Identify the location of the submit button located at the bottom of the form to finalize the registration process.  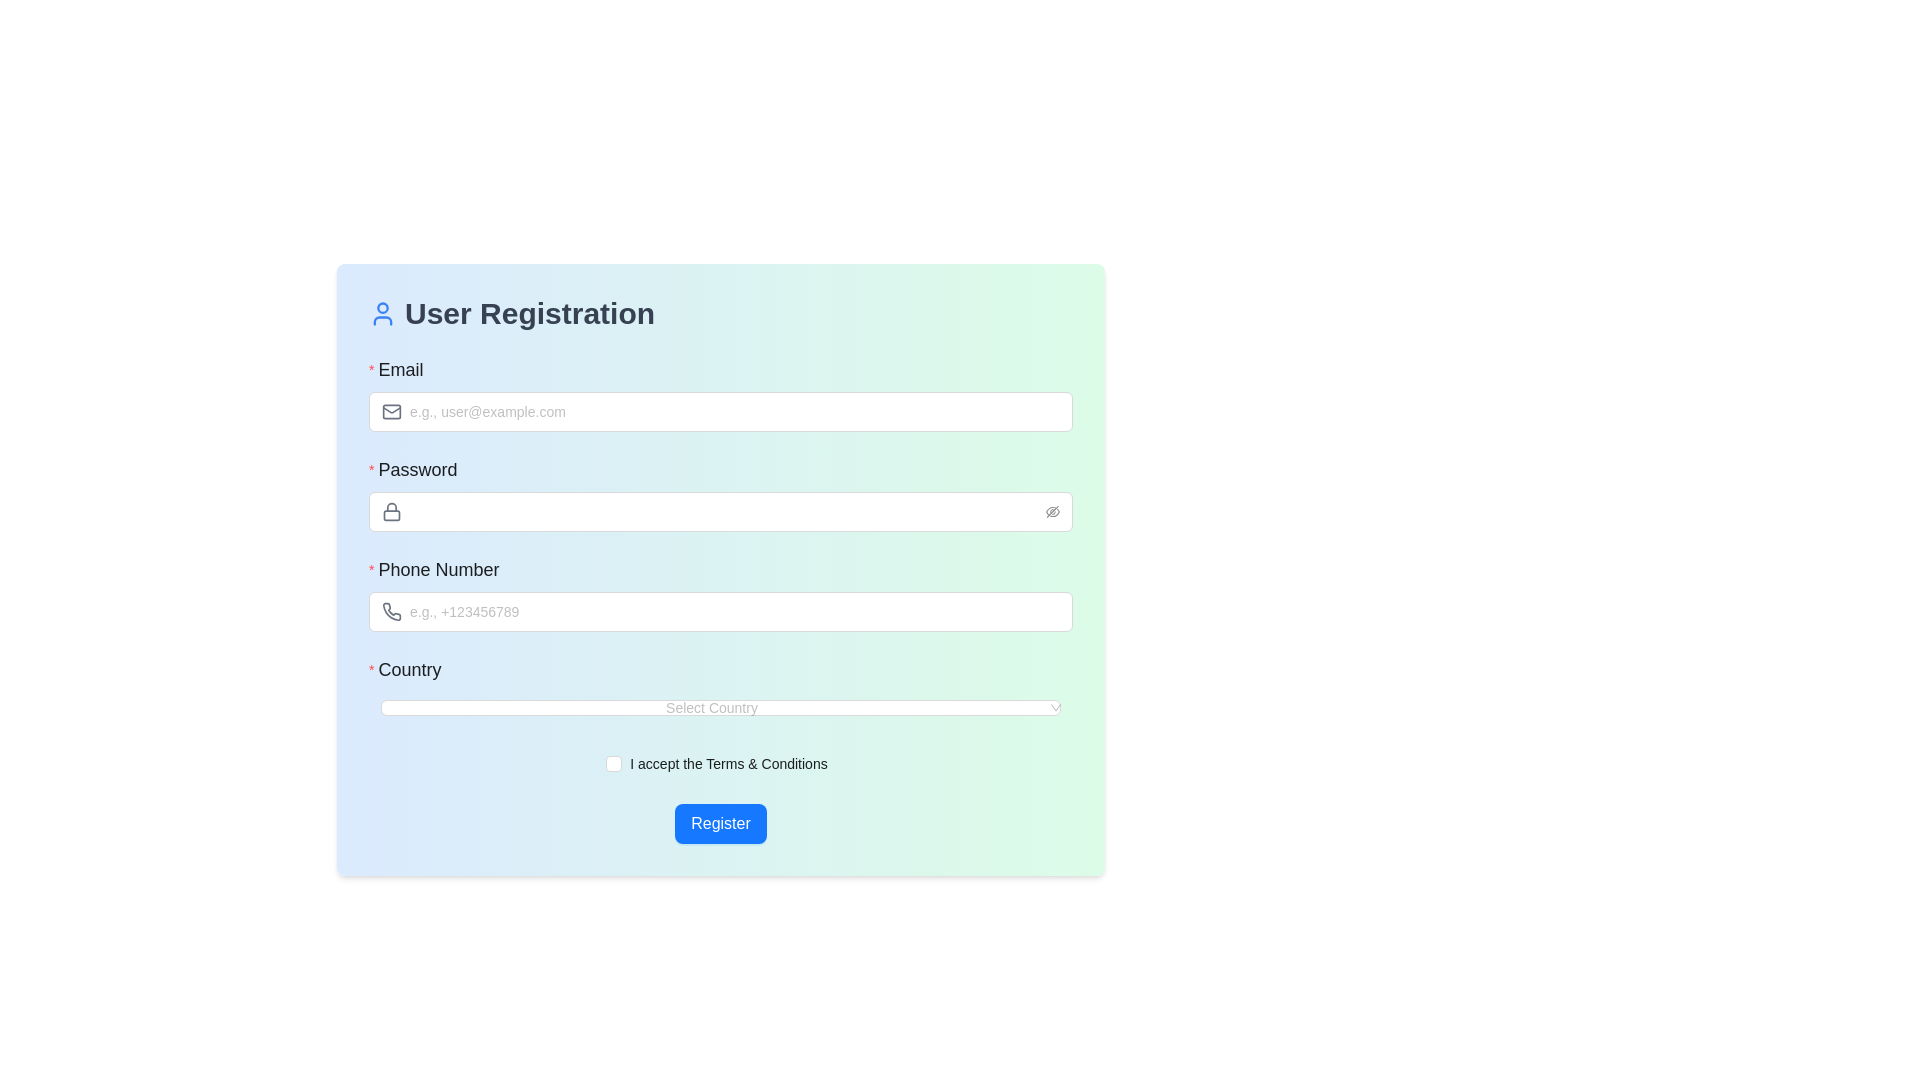
(720, 824).